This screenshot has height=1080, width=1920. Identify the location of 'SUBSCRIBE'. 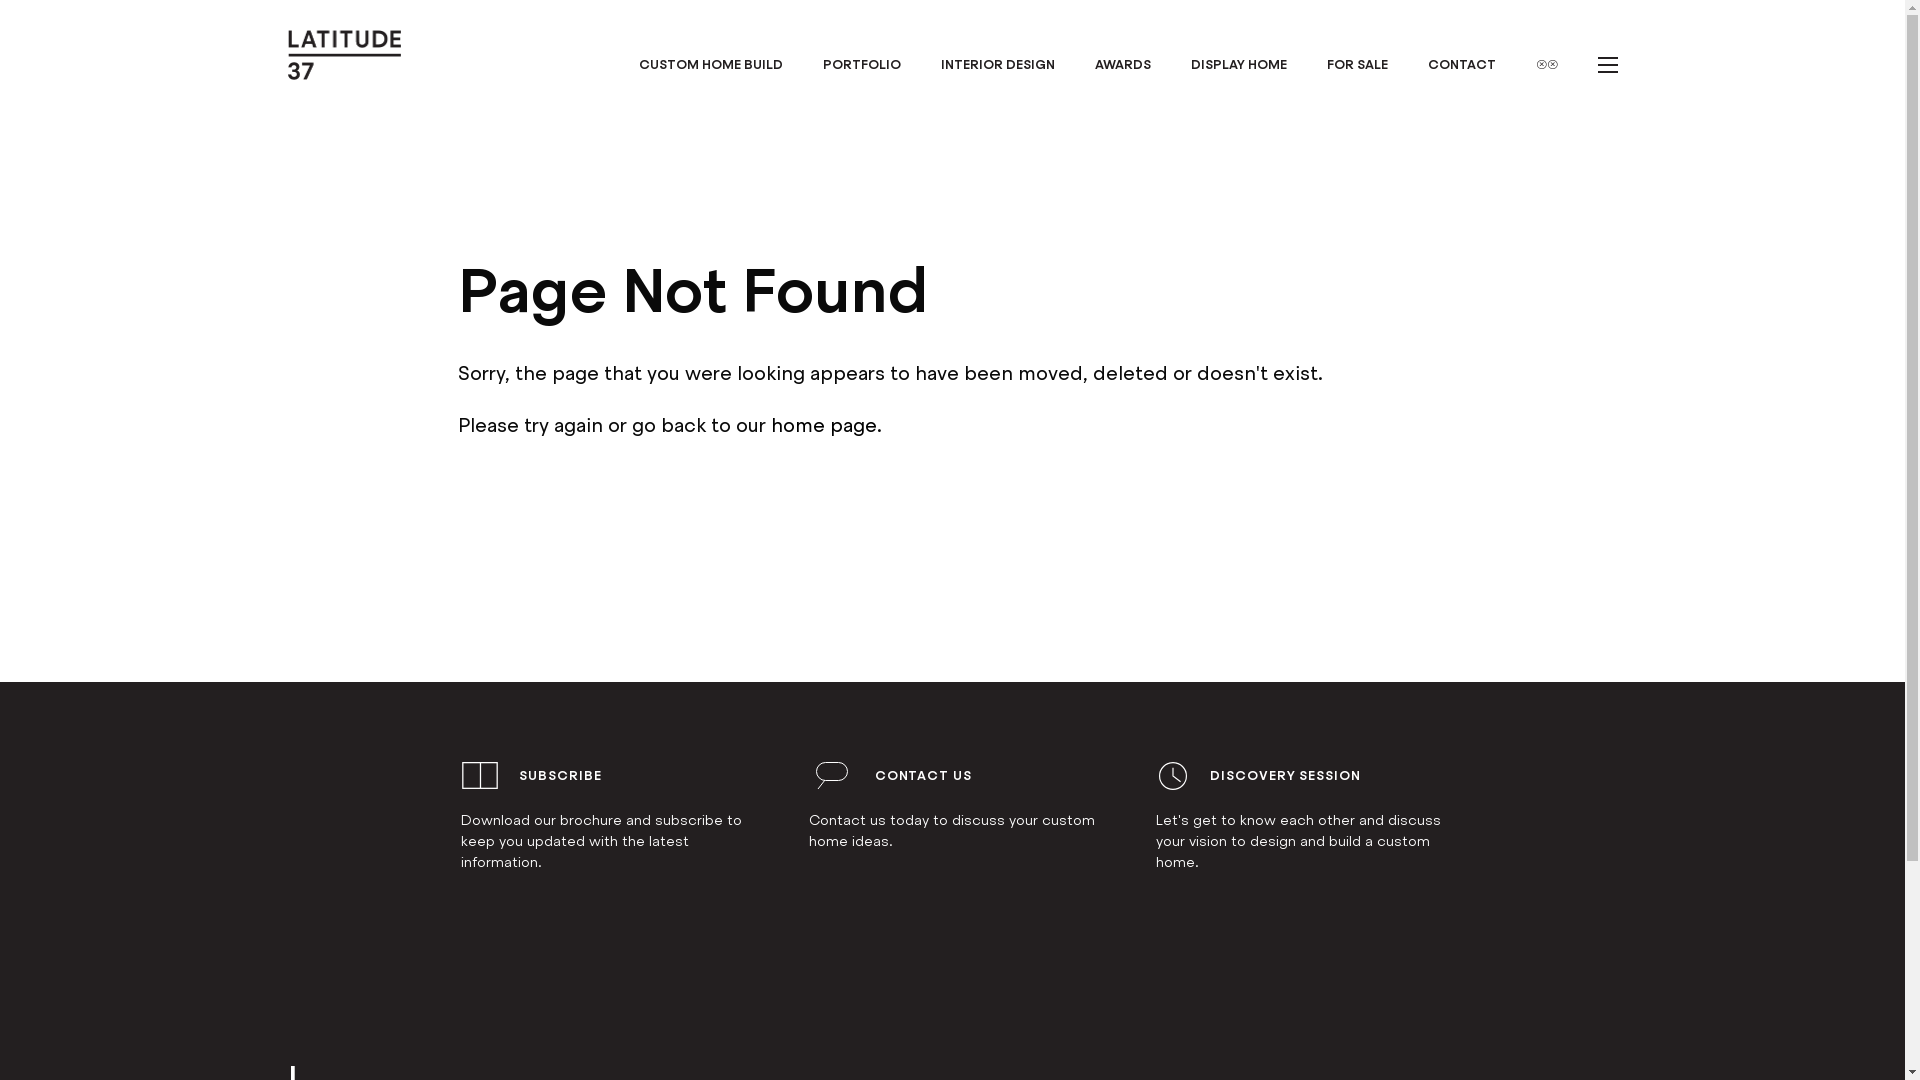
(560, 774).